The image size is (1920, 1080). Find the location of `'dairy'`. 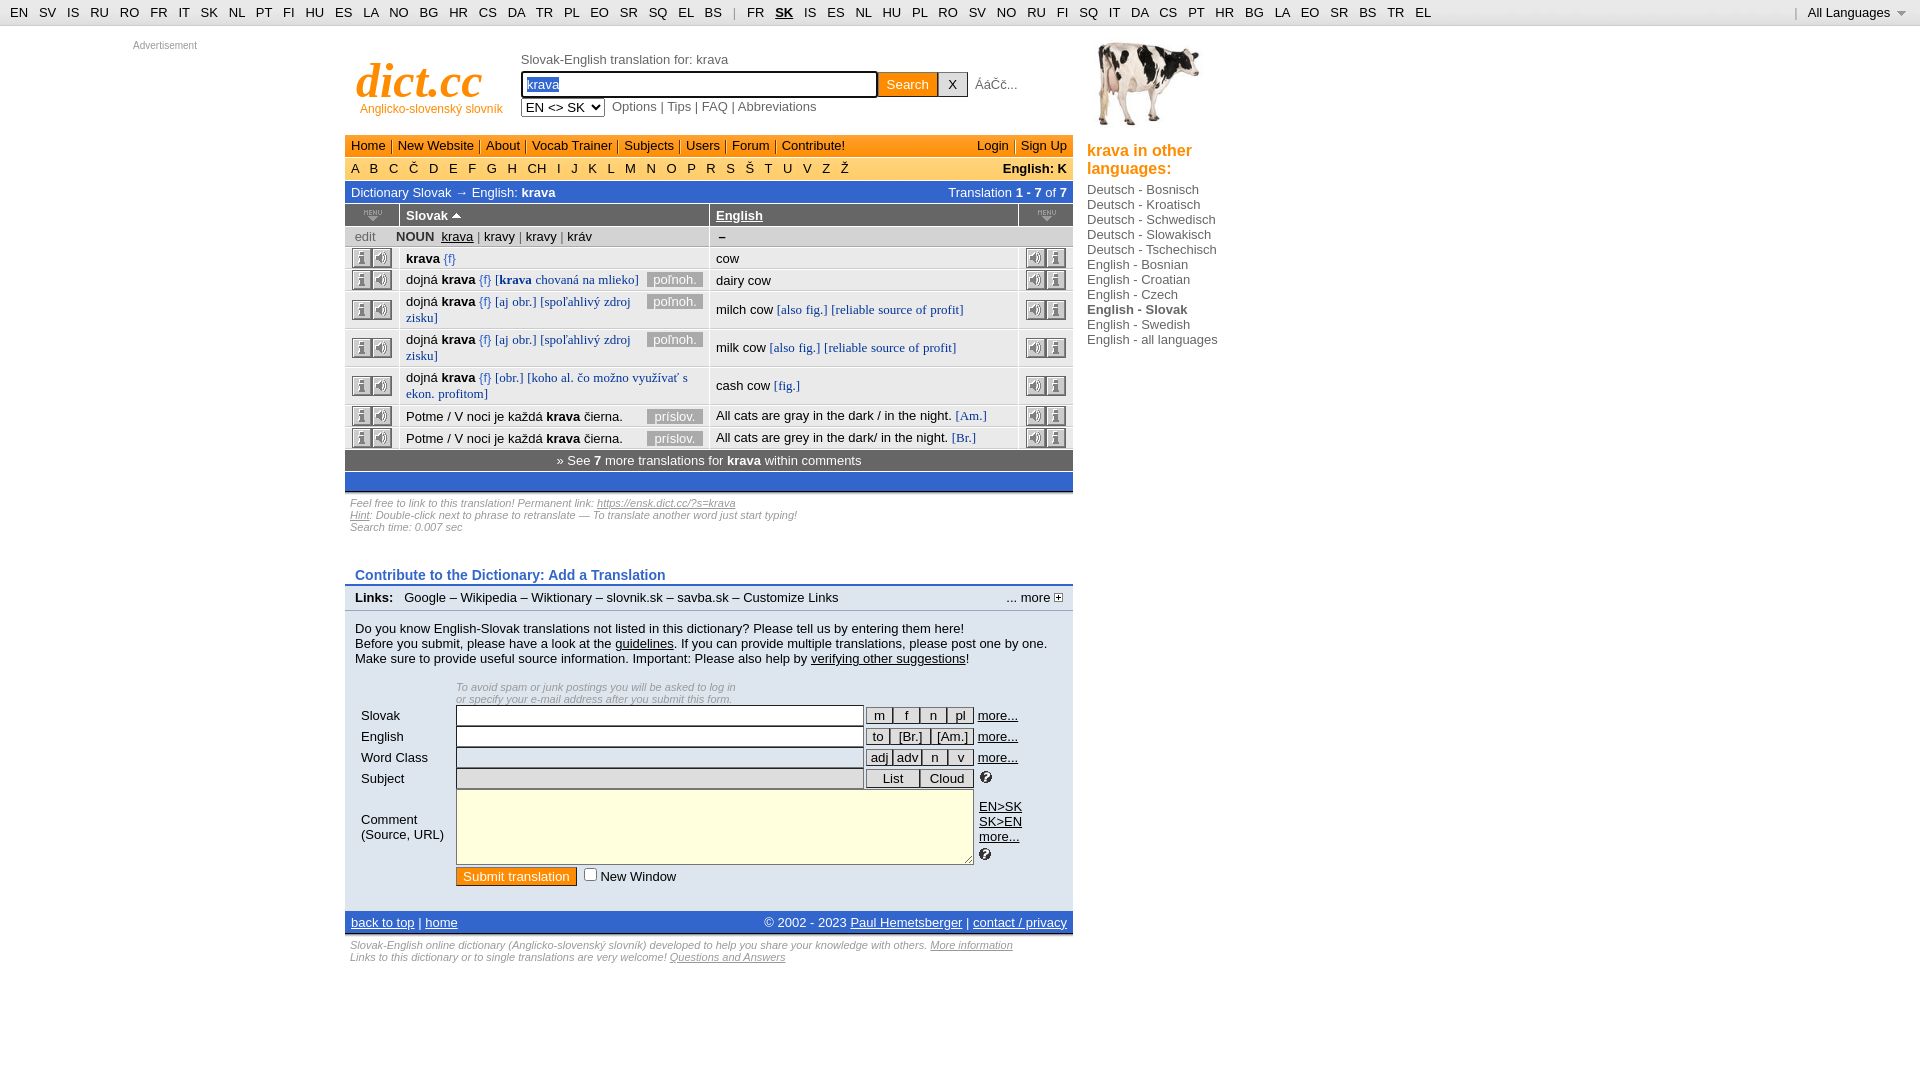

'dairy' is located at coordinates (728, 279).